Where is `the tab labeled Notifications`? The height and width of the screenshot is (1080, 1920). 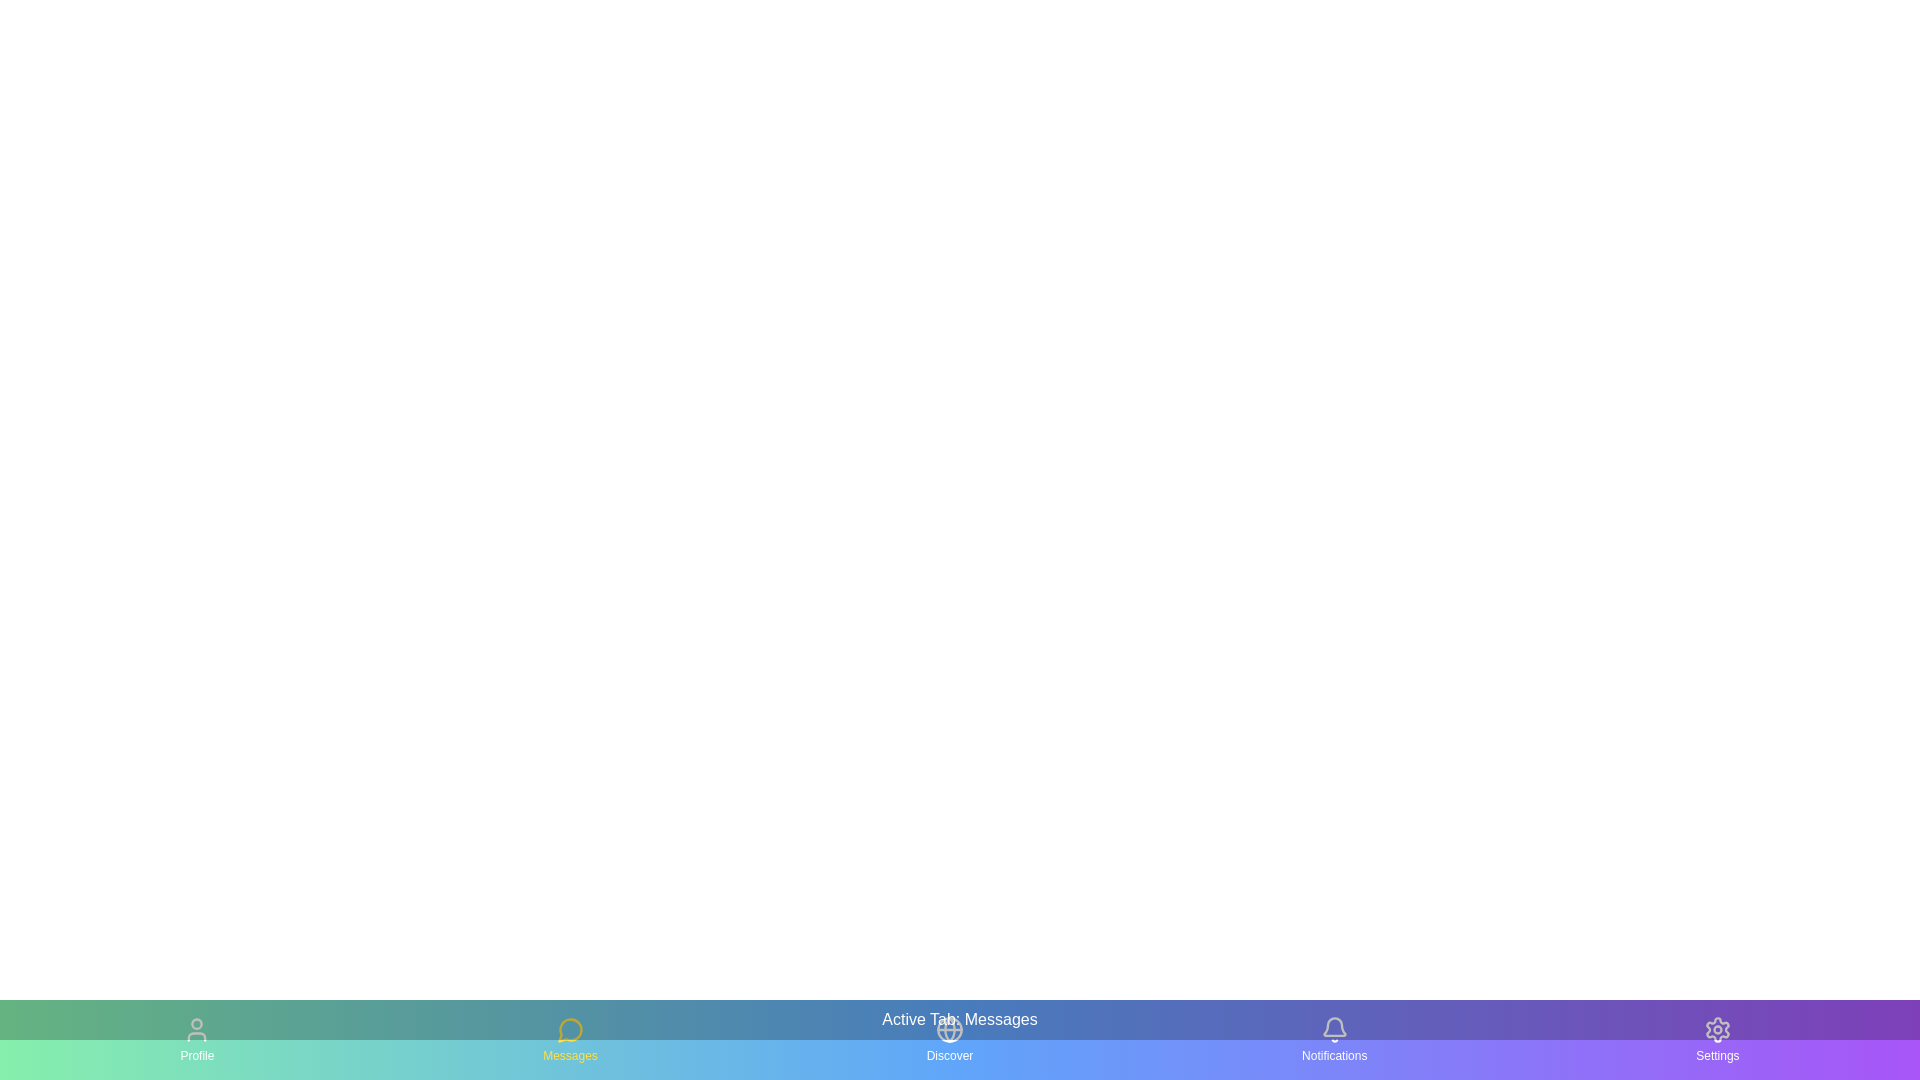
the tab labeled Notifications is located at coordinates (1334, 1039).